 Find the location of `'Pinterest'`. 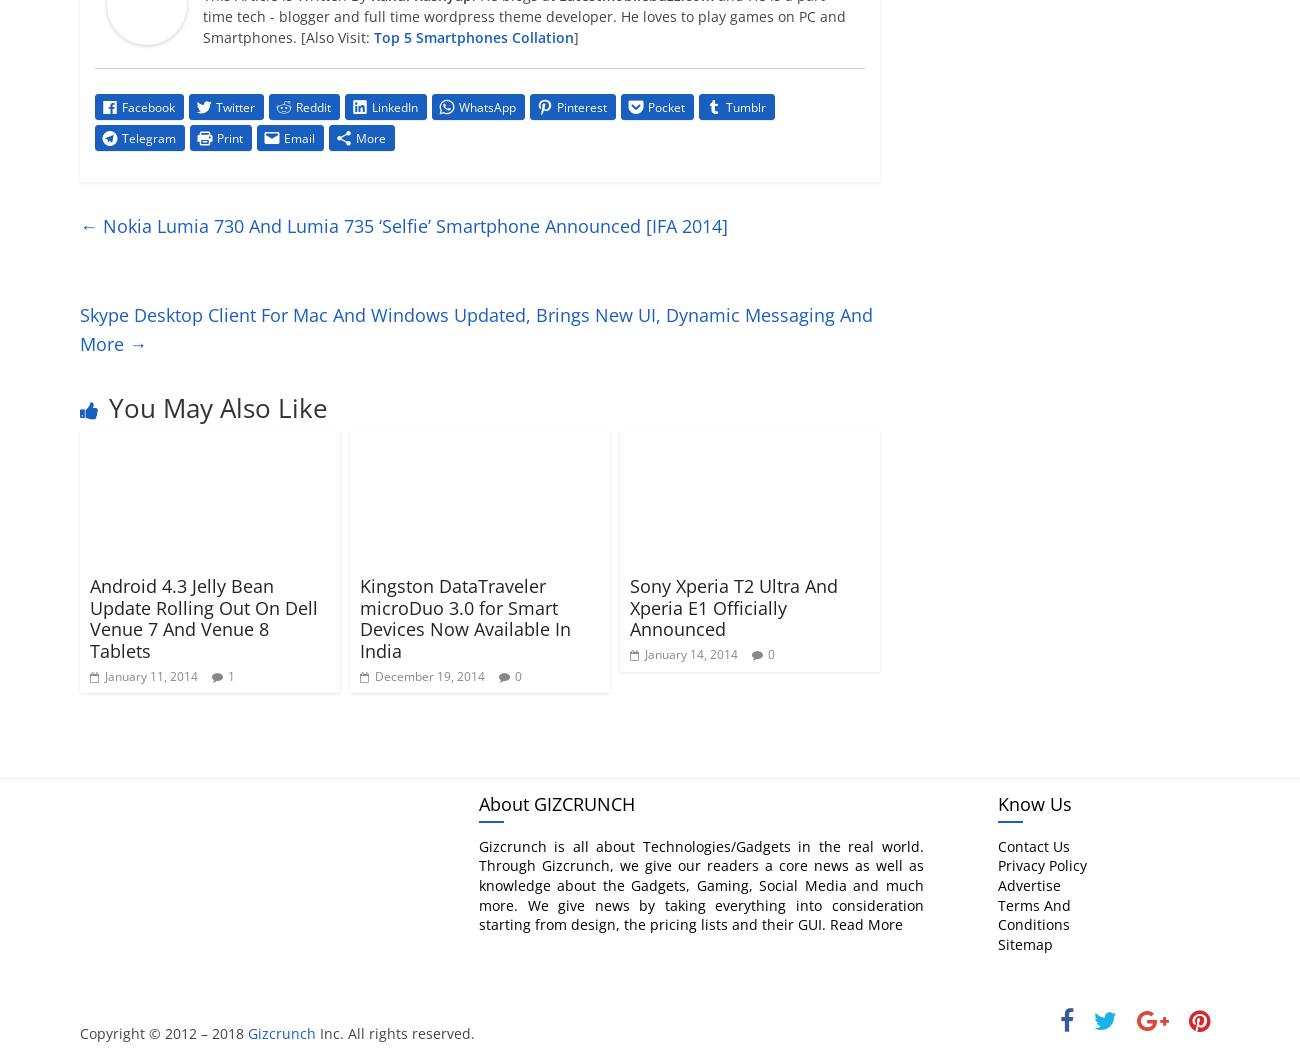

'Pinterest' is located at coordinates (581, 106).